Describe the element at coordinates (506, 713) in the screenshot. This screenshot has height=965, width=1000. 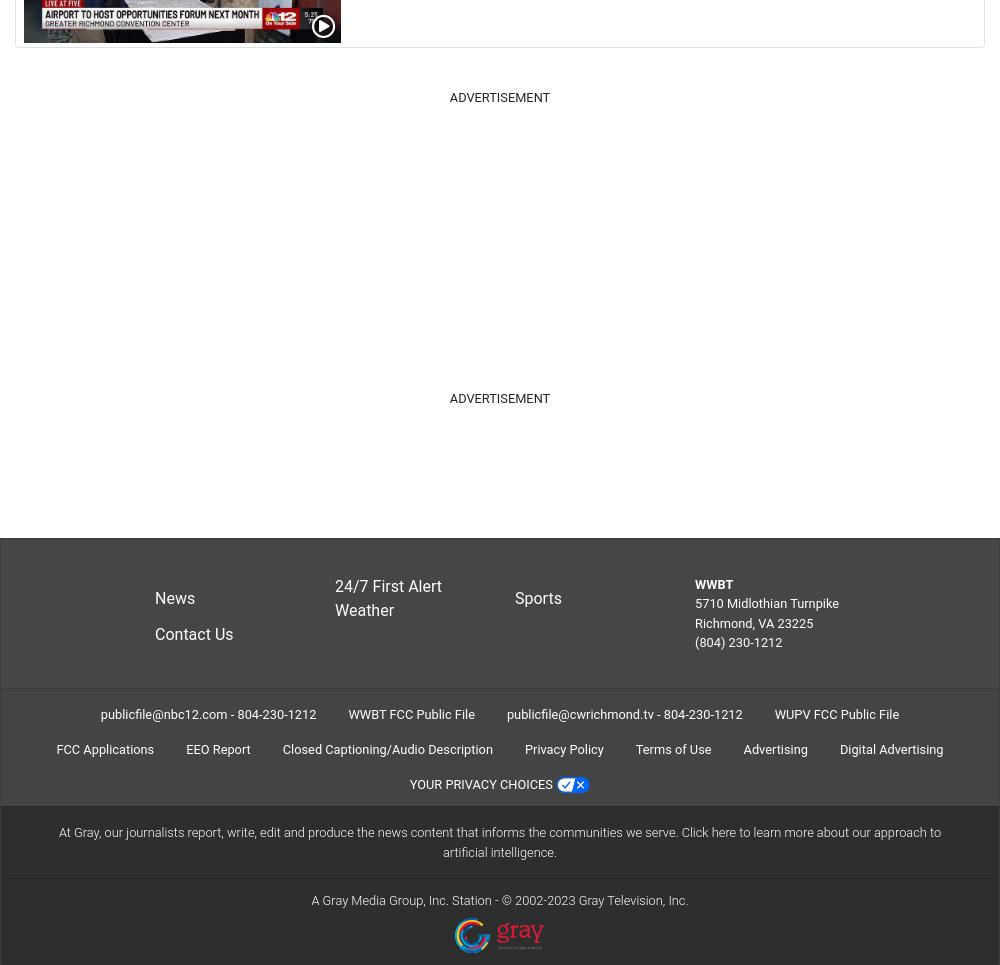
I see `'publicfile@cwrichmond.tv - 804-230-1212'` at that location.